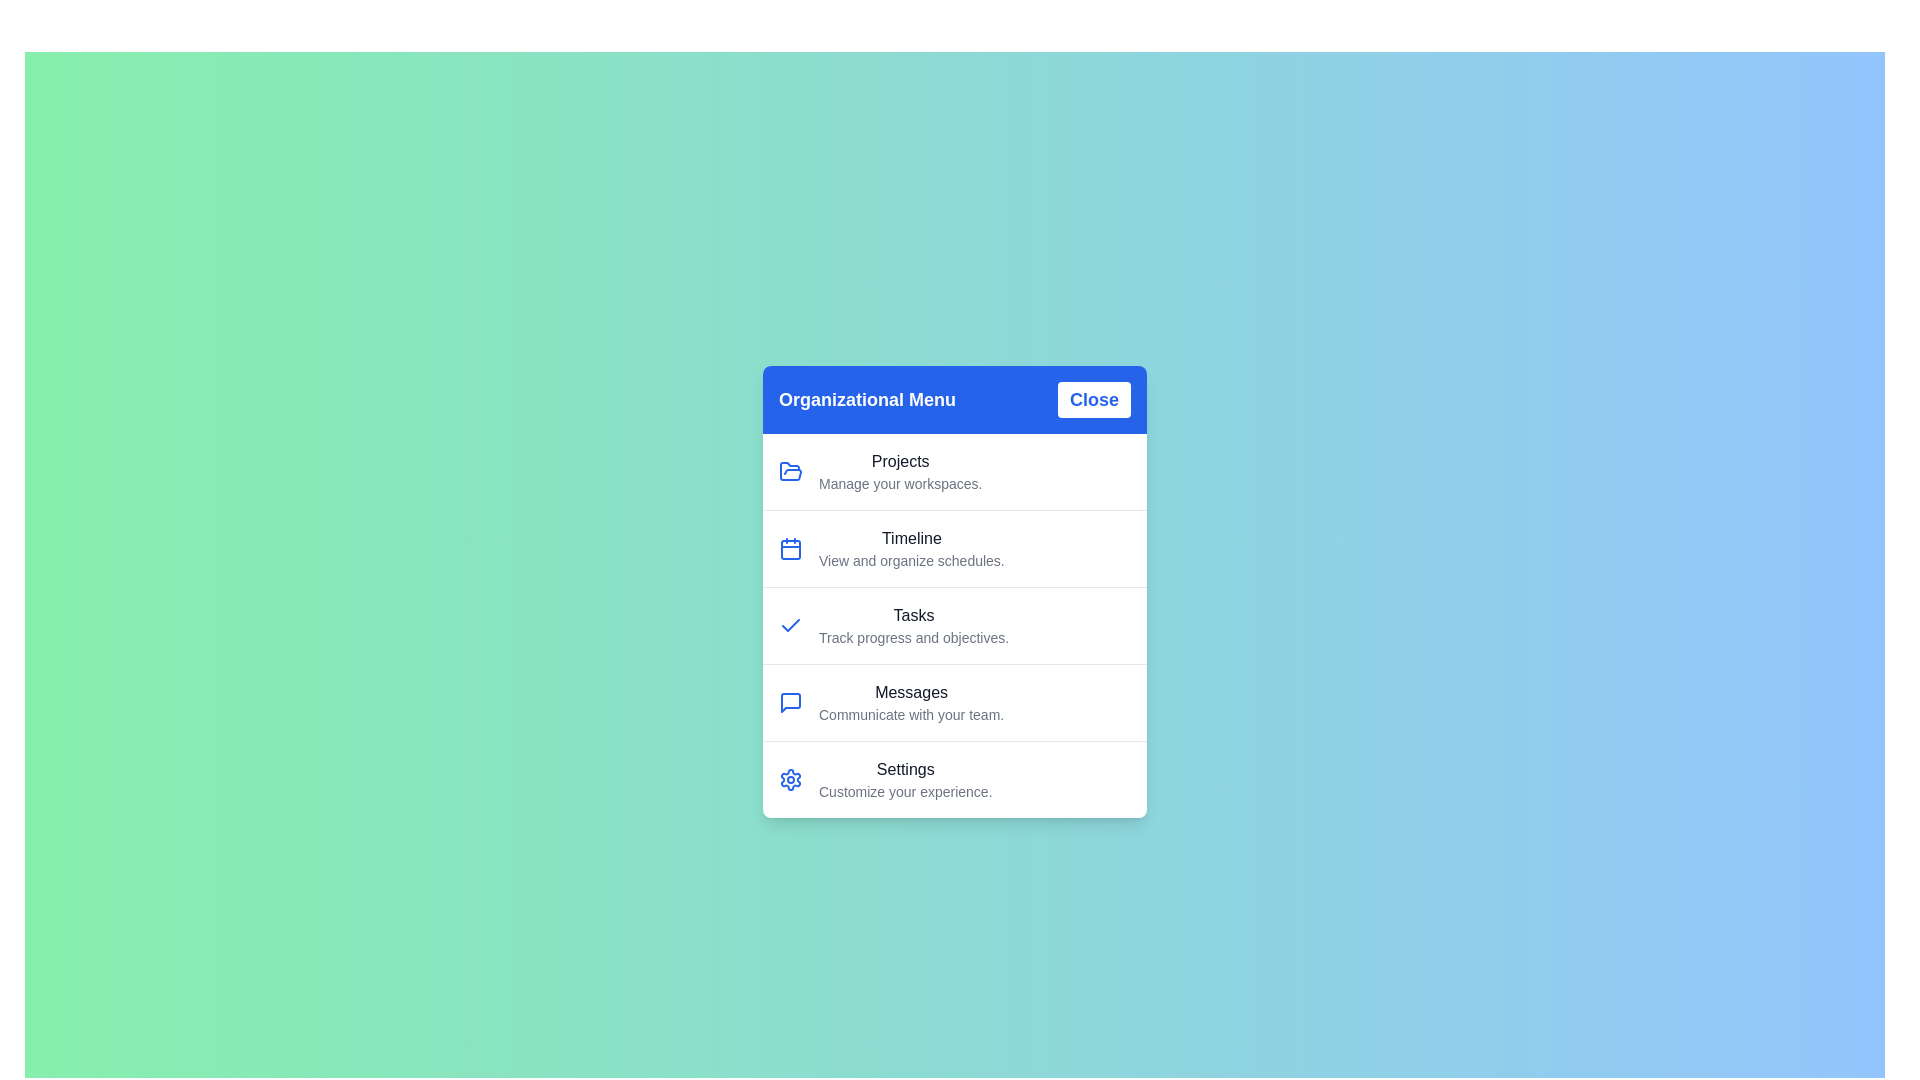  What do you see at coordinates (1093, 400) in the screenshot?
I see `the 'Close' button to toggle the menu state` at bounding box center [1093, 400].